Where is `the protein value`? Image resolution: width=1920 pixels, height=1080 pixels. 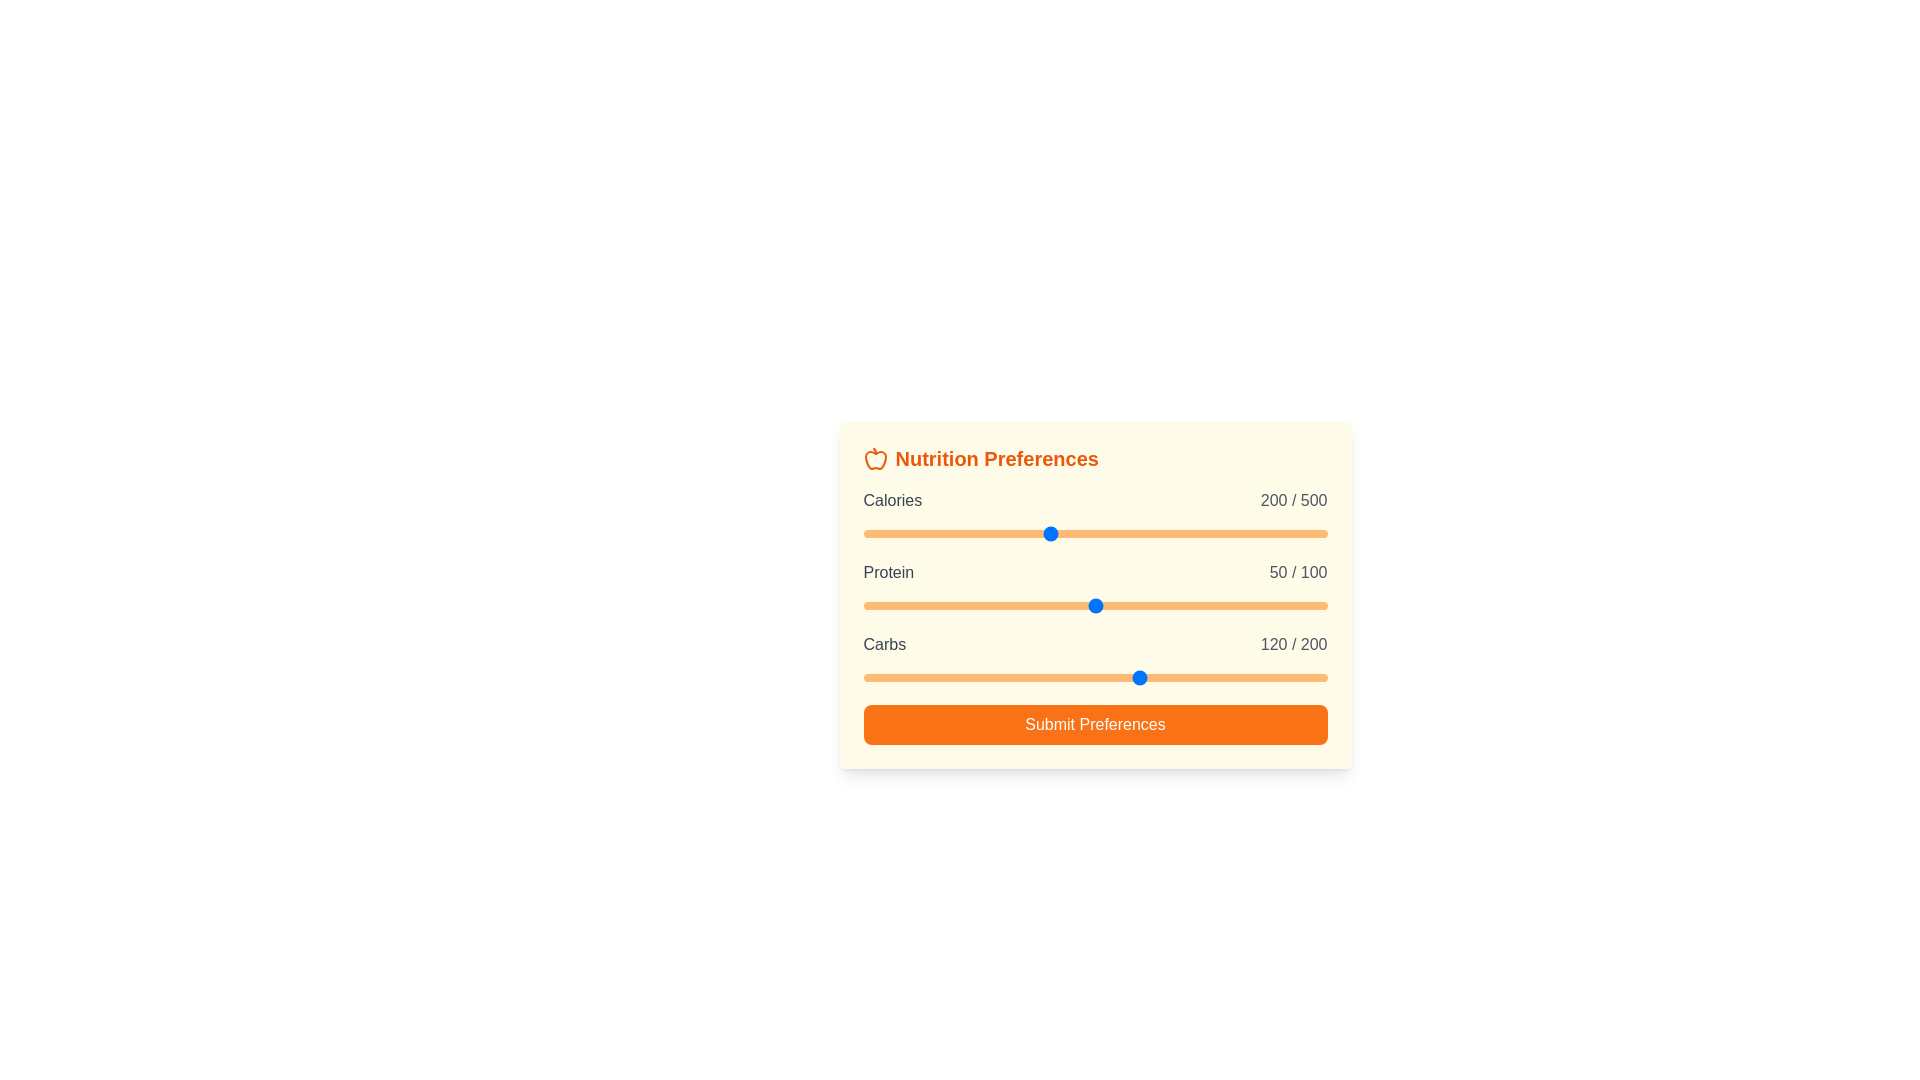 the protein value is located at coordinates (1146, 604).